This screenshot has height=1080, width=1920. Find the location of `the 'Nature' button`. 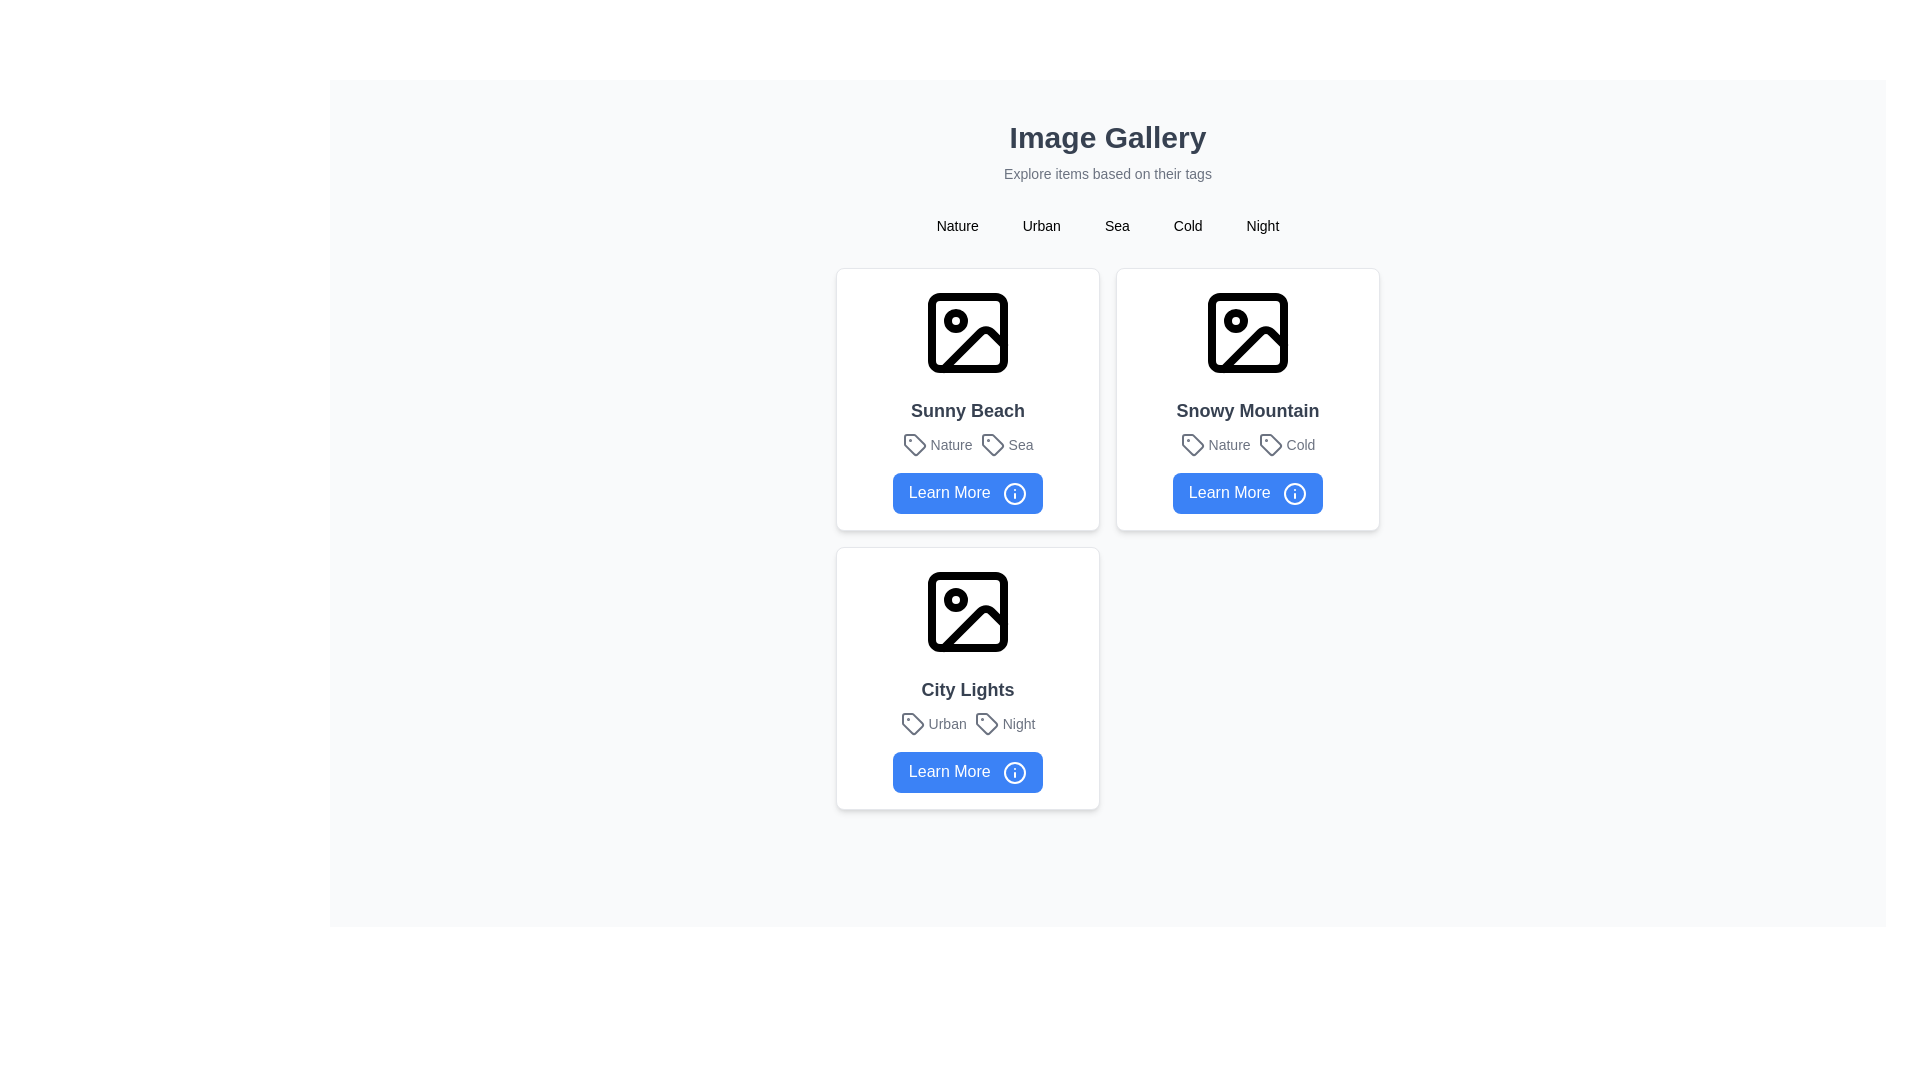

the 'Nature' button is located at coordinates (956, 225).